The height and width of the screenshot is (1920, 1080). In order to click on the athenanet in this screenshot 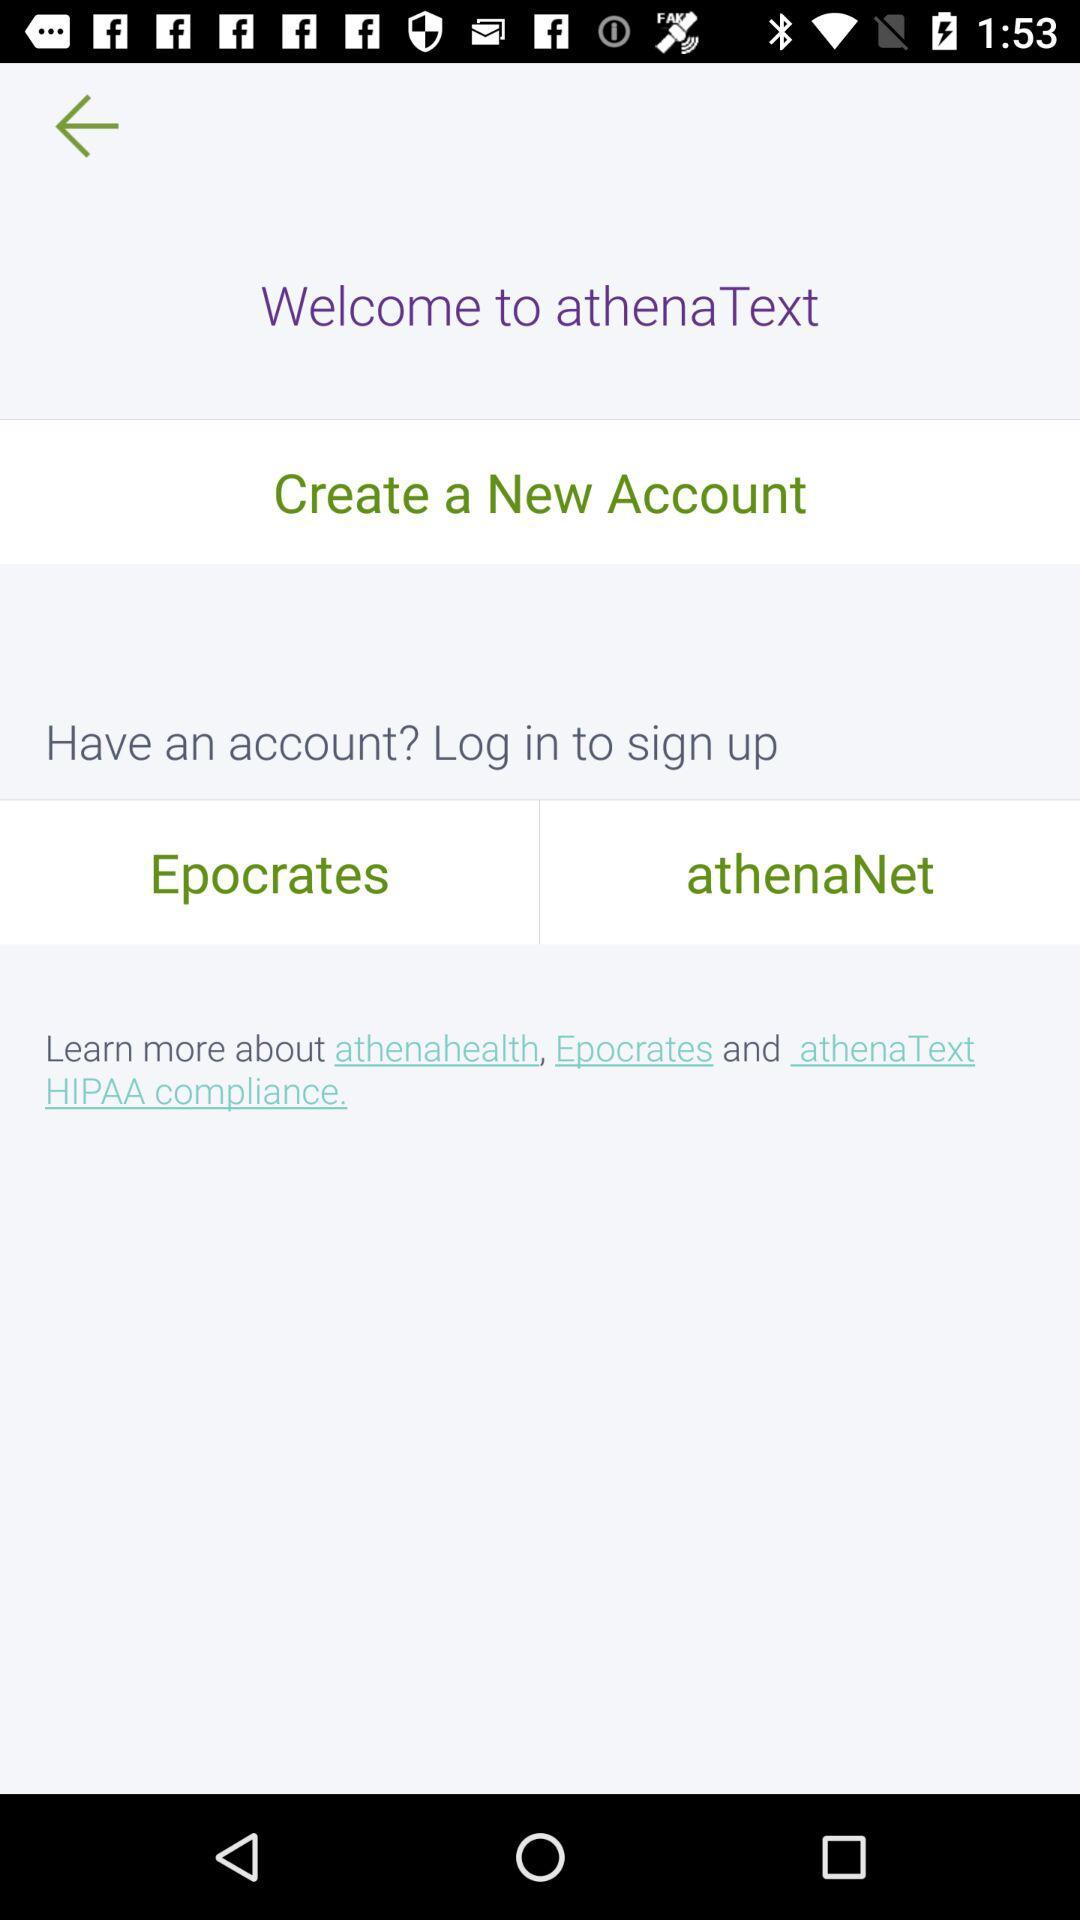, I will do `click(810, 871)`.